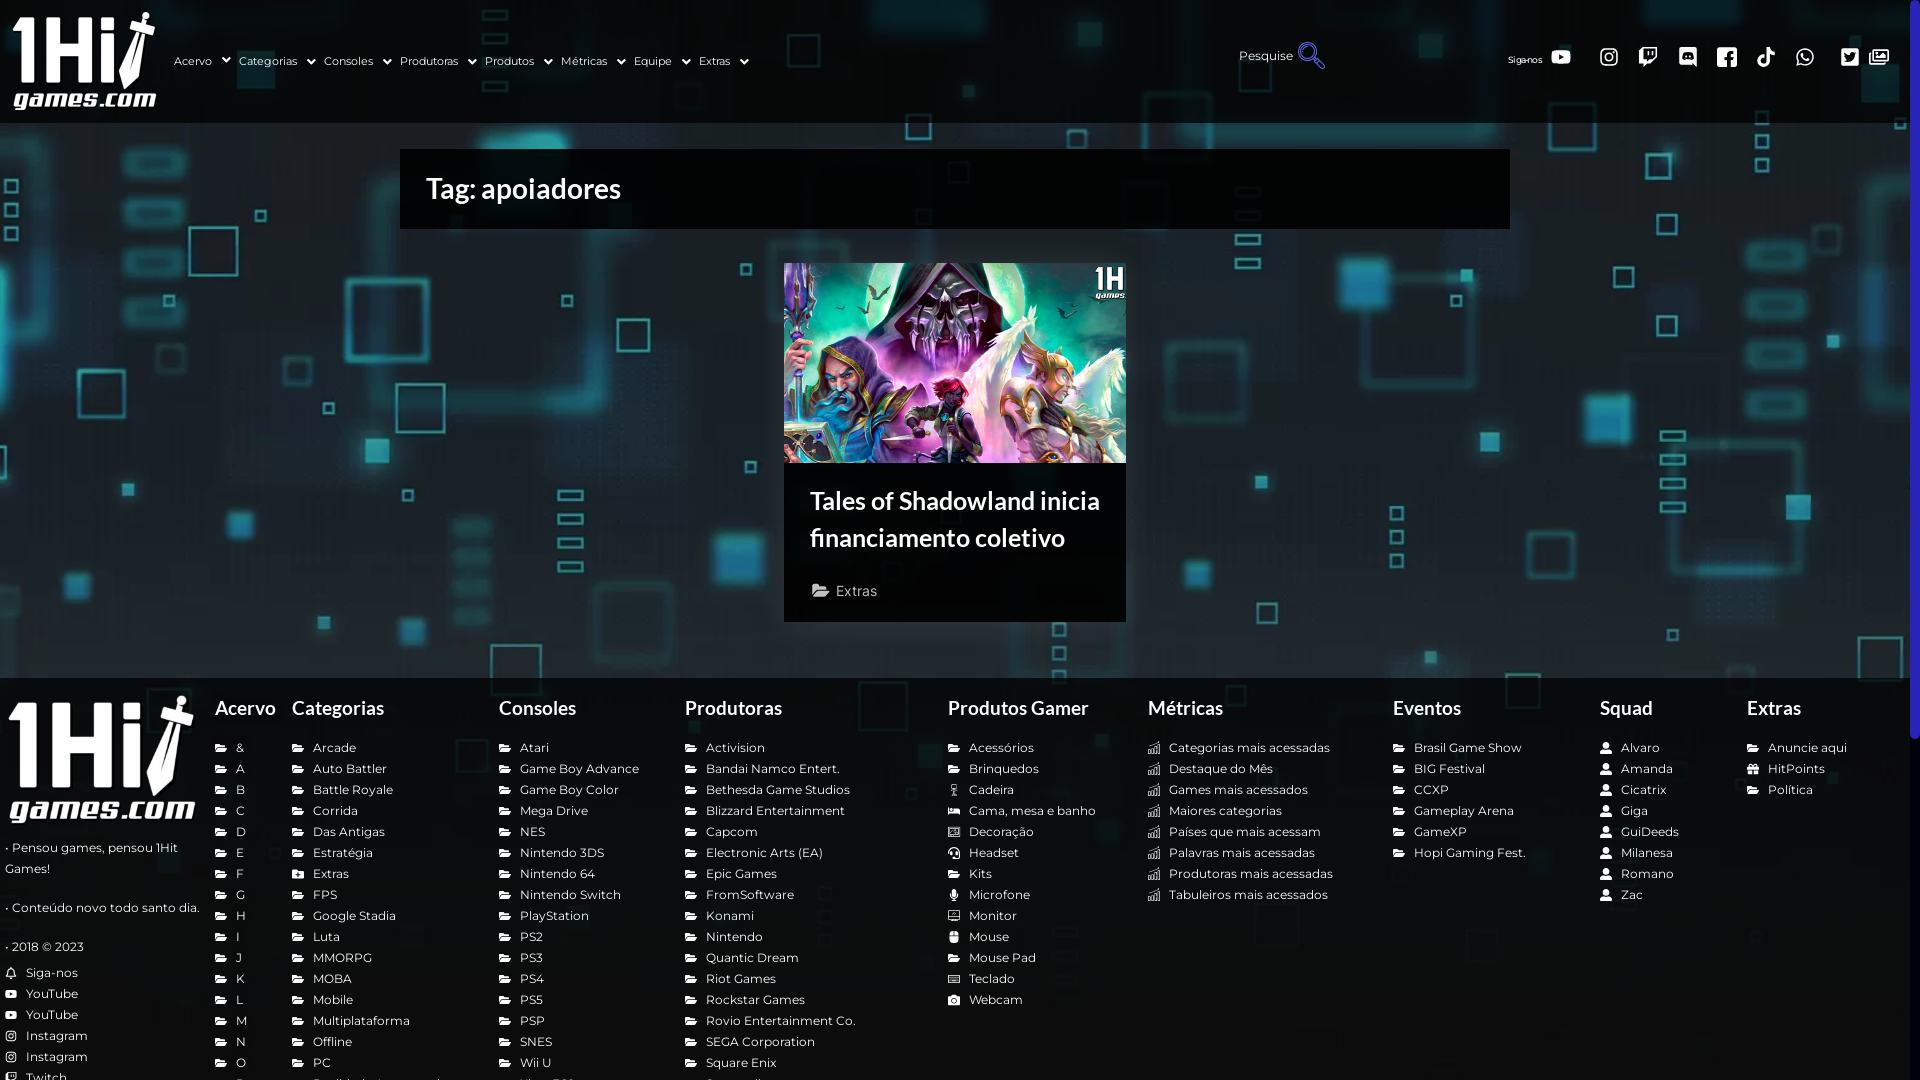 Image resolution: width=1920 pixels, height=1080 pixels. What do you see at coordinates (806, 831) in the screenshot?
I see `'Capcom'` at bounding box center [806, 831].